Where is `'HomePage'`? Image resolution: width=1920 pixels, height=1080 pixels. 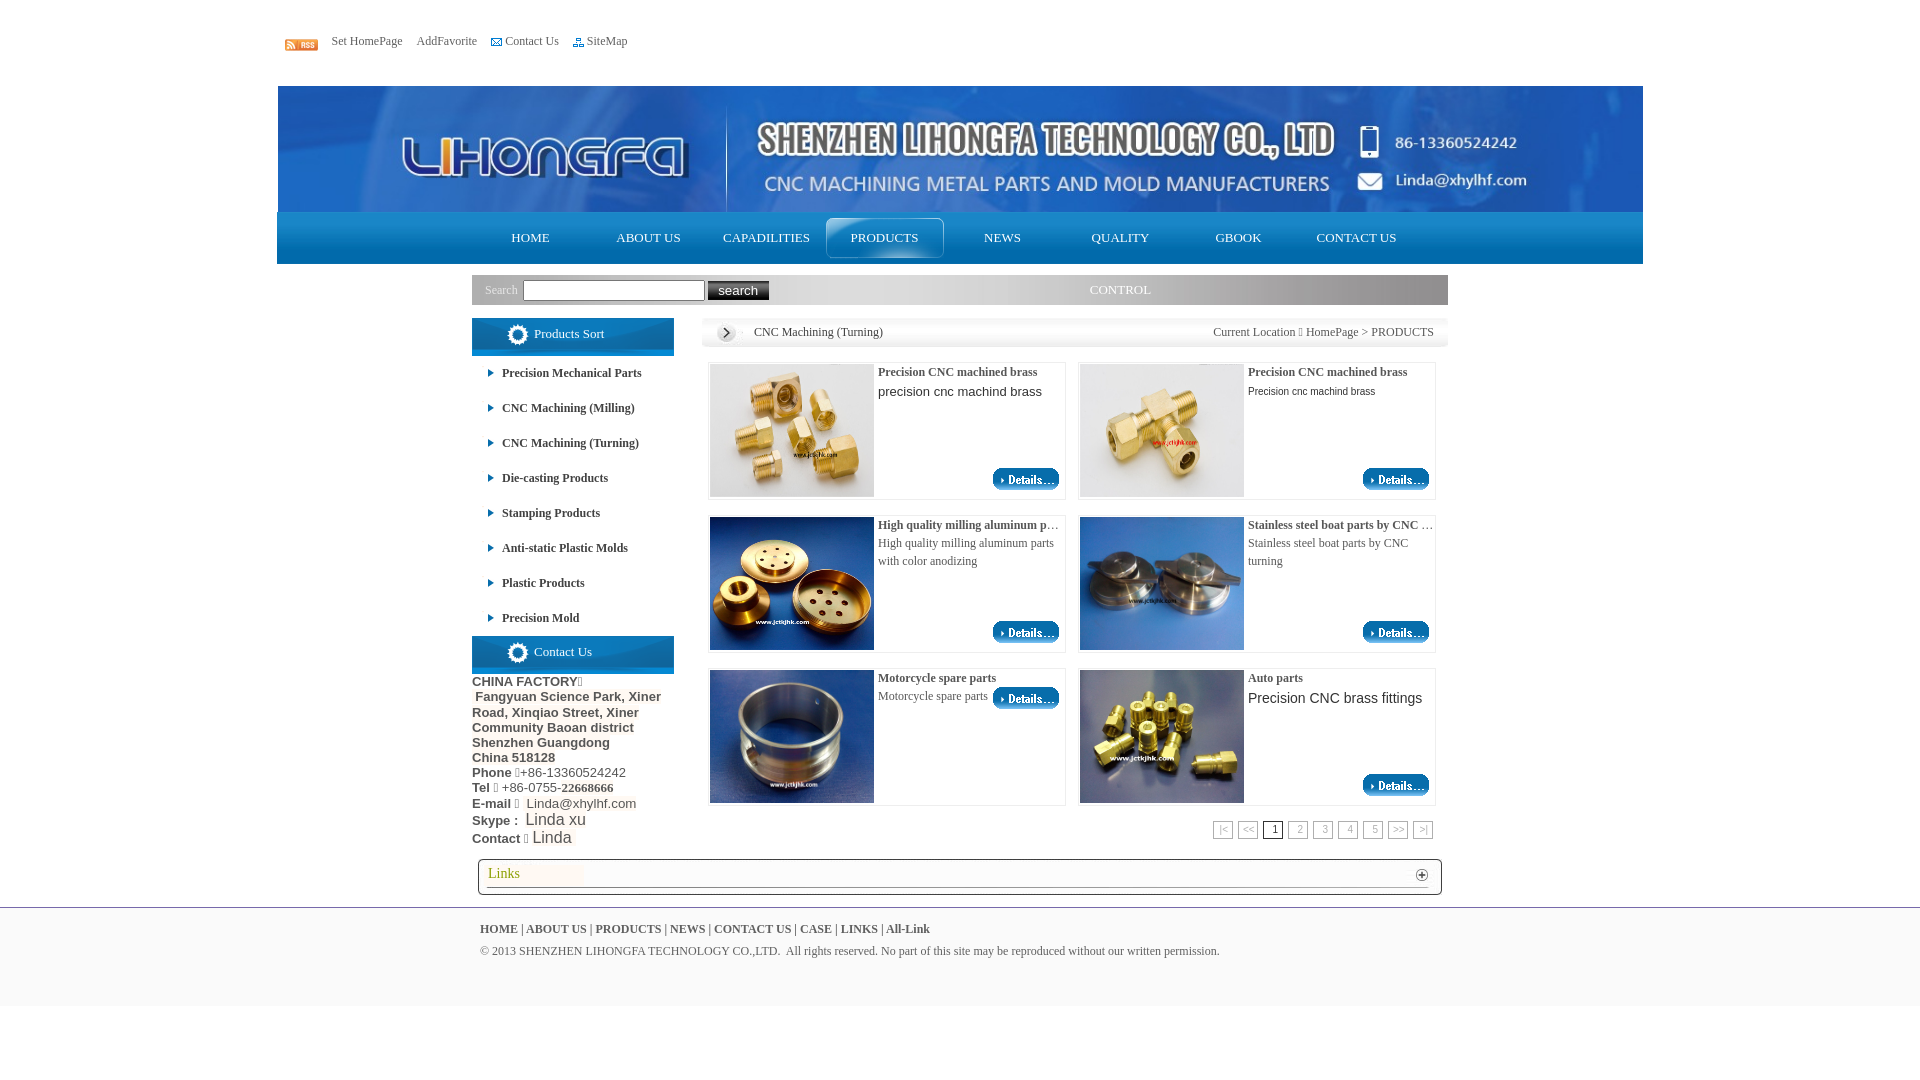 'HomePage' is located at coordinates (1332, 330).